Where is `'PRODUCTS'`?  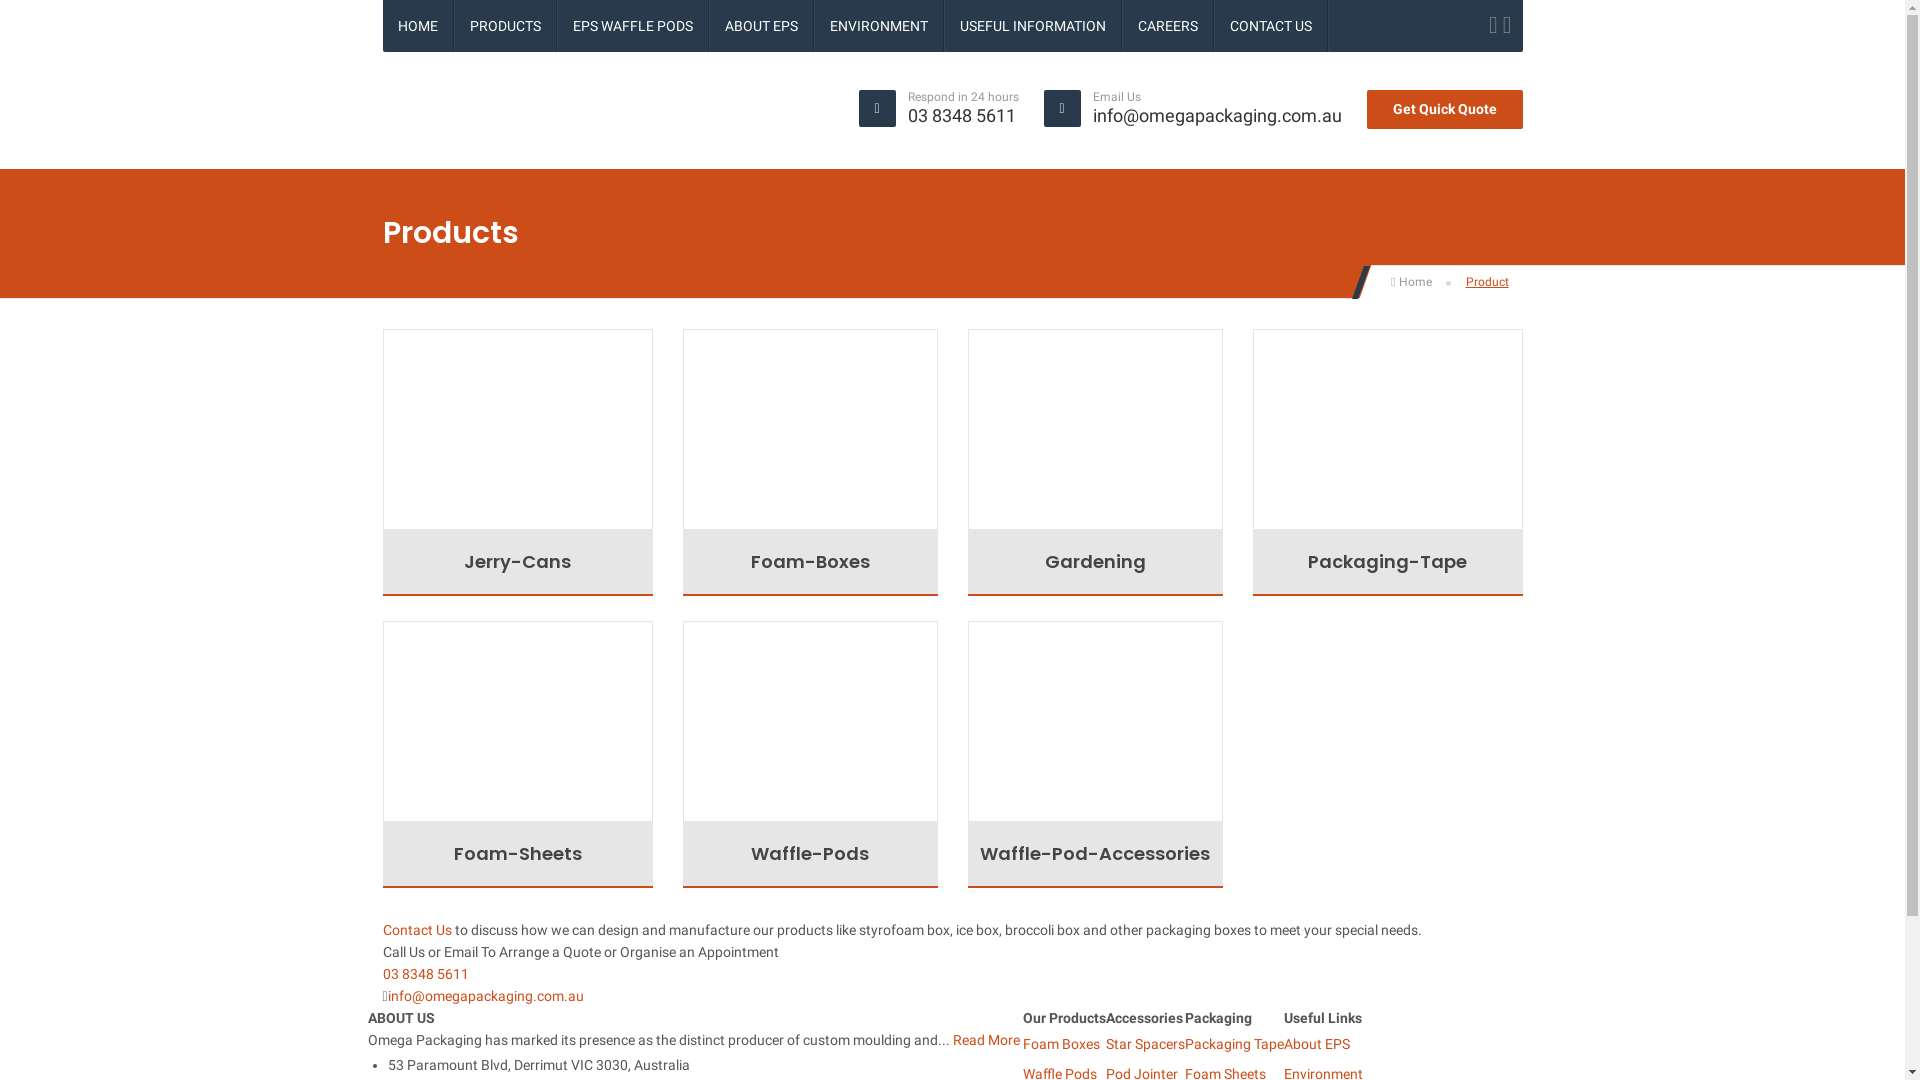
'PRODUCTS' is located at coordinates (453, 26).